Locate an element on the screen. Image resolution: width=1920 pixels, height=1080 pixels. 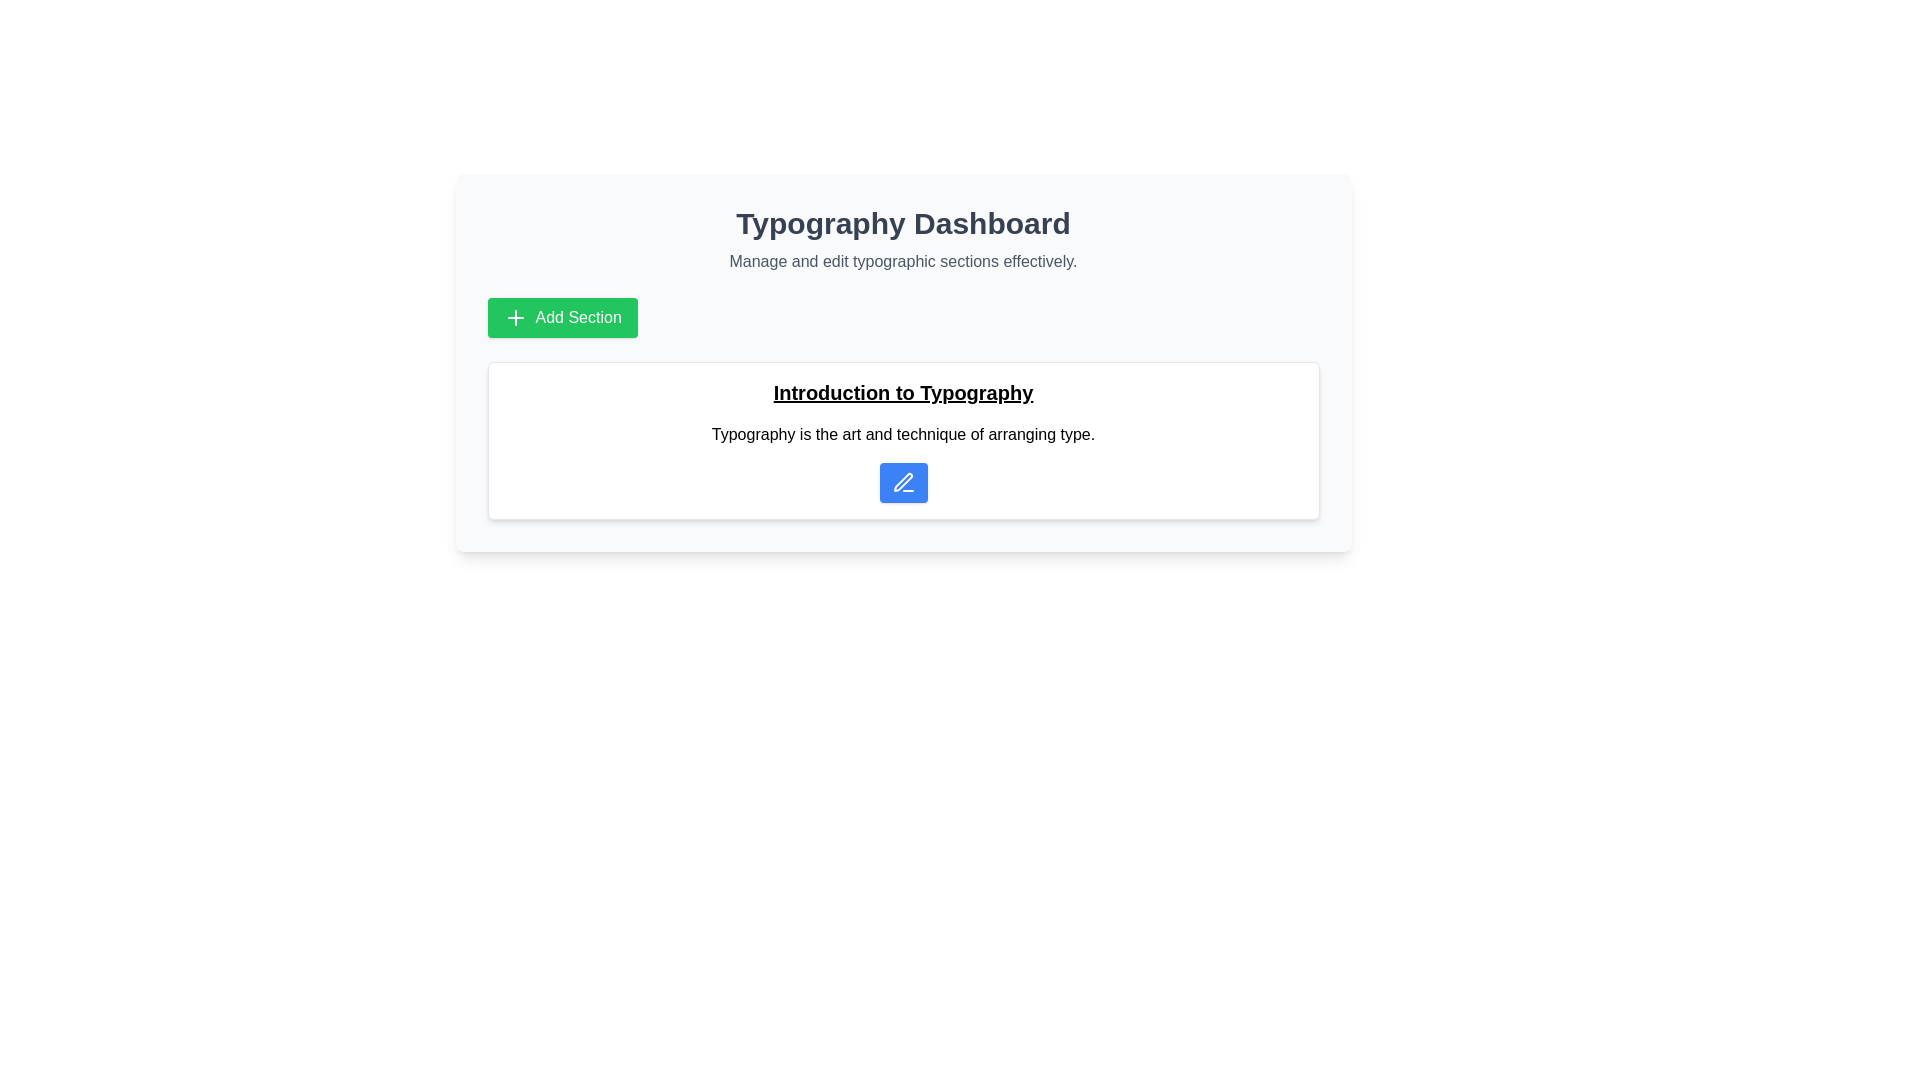
the button located beneath the subtitle 'Manage and edit typographic sections effectively.' is located at coordinates (561, 316).